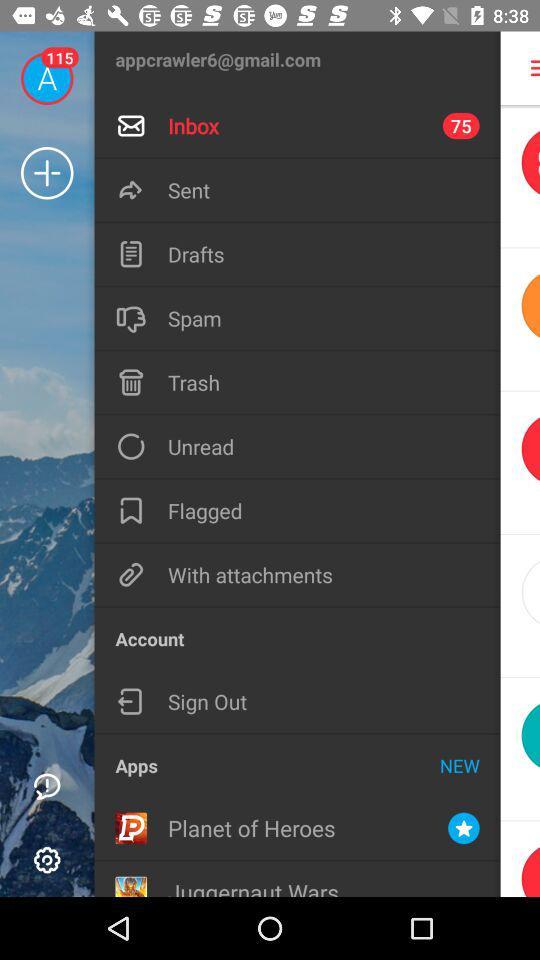 This screenshot has height=960, width=540. I want to click on the arrow_backward icon, so click(520, 748).